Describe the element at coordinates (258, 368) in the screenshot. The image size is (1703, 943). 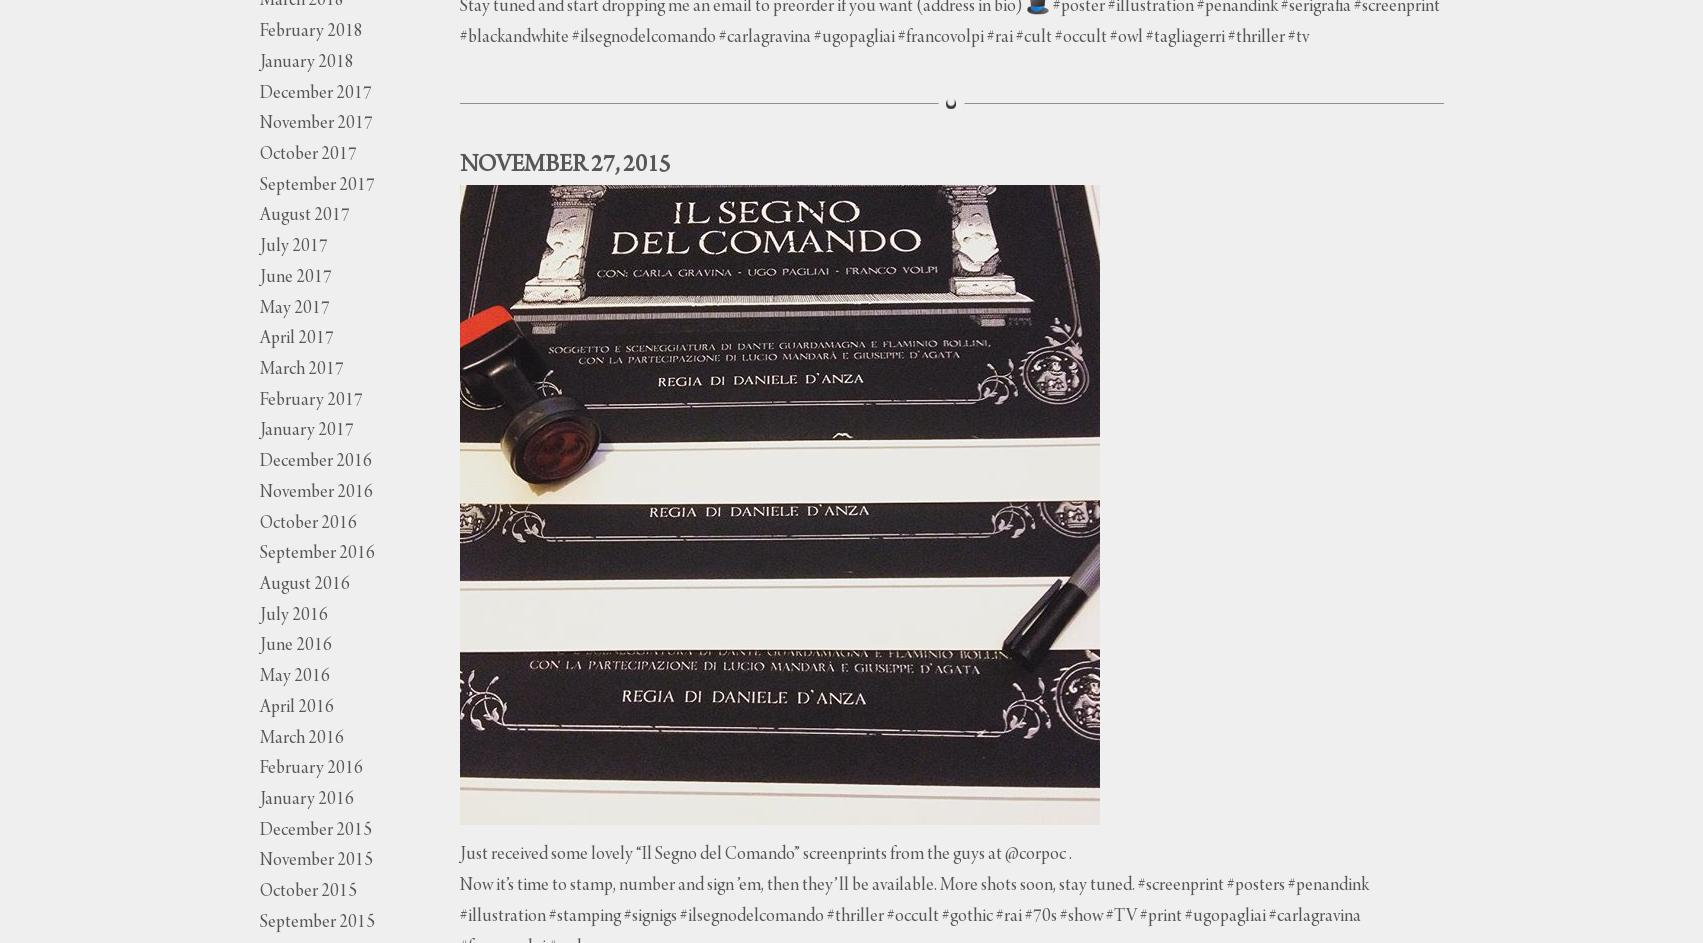
I see `'March 2017'` at that location.